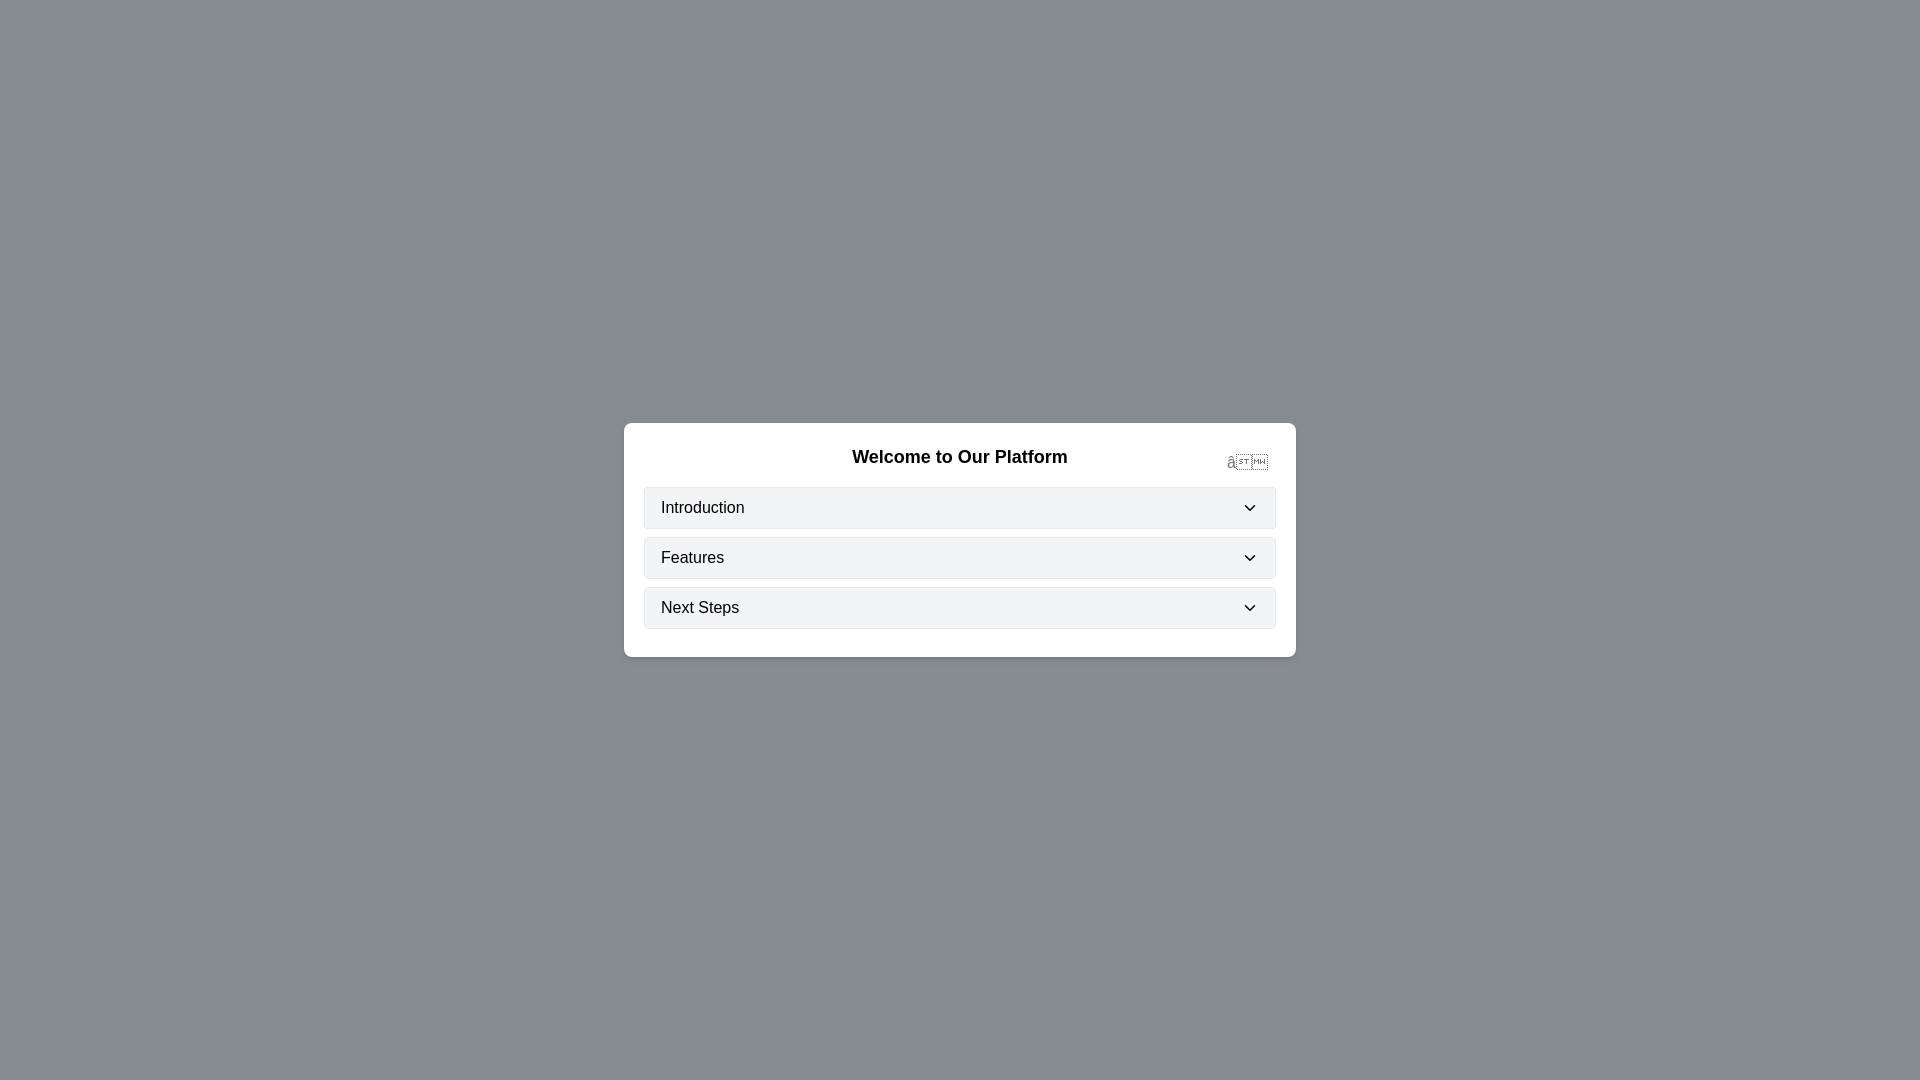 The height and width of the screenshot is (1080, 1920). What do you see at coordinates (702, 507) in the screenshot?
I see `the text label displaying 'Introduction' in a bold font, positioned within a light-gray background bar at the top of the 'Introduction' section` at bounding box center [702, 507].